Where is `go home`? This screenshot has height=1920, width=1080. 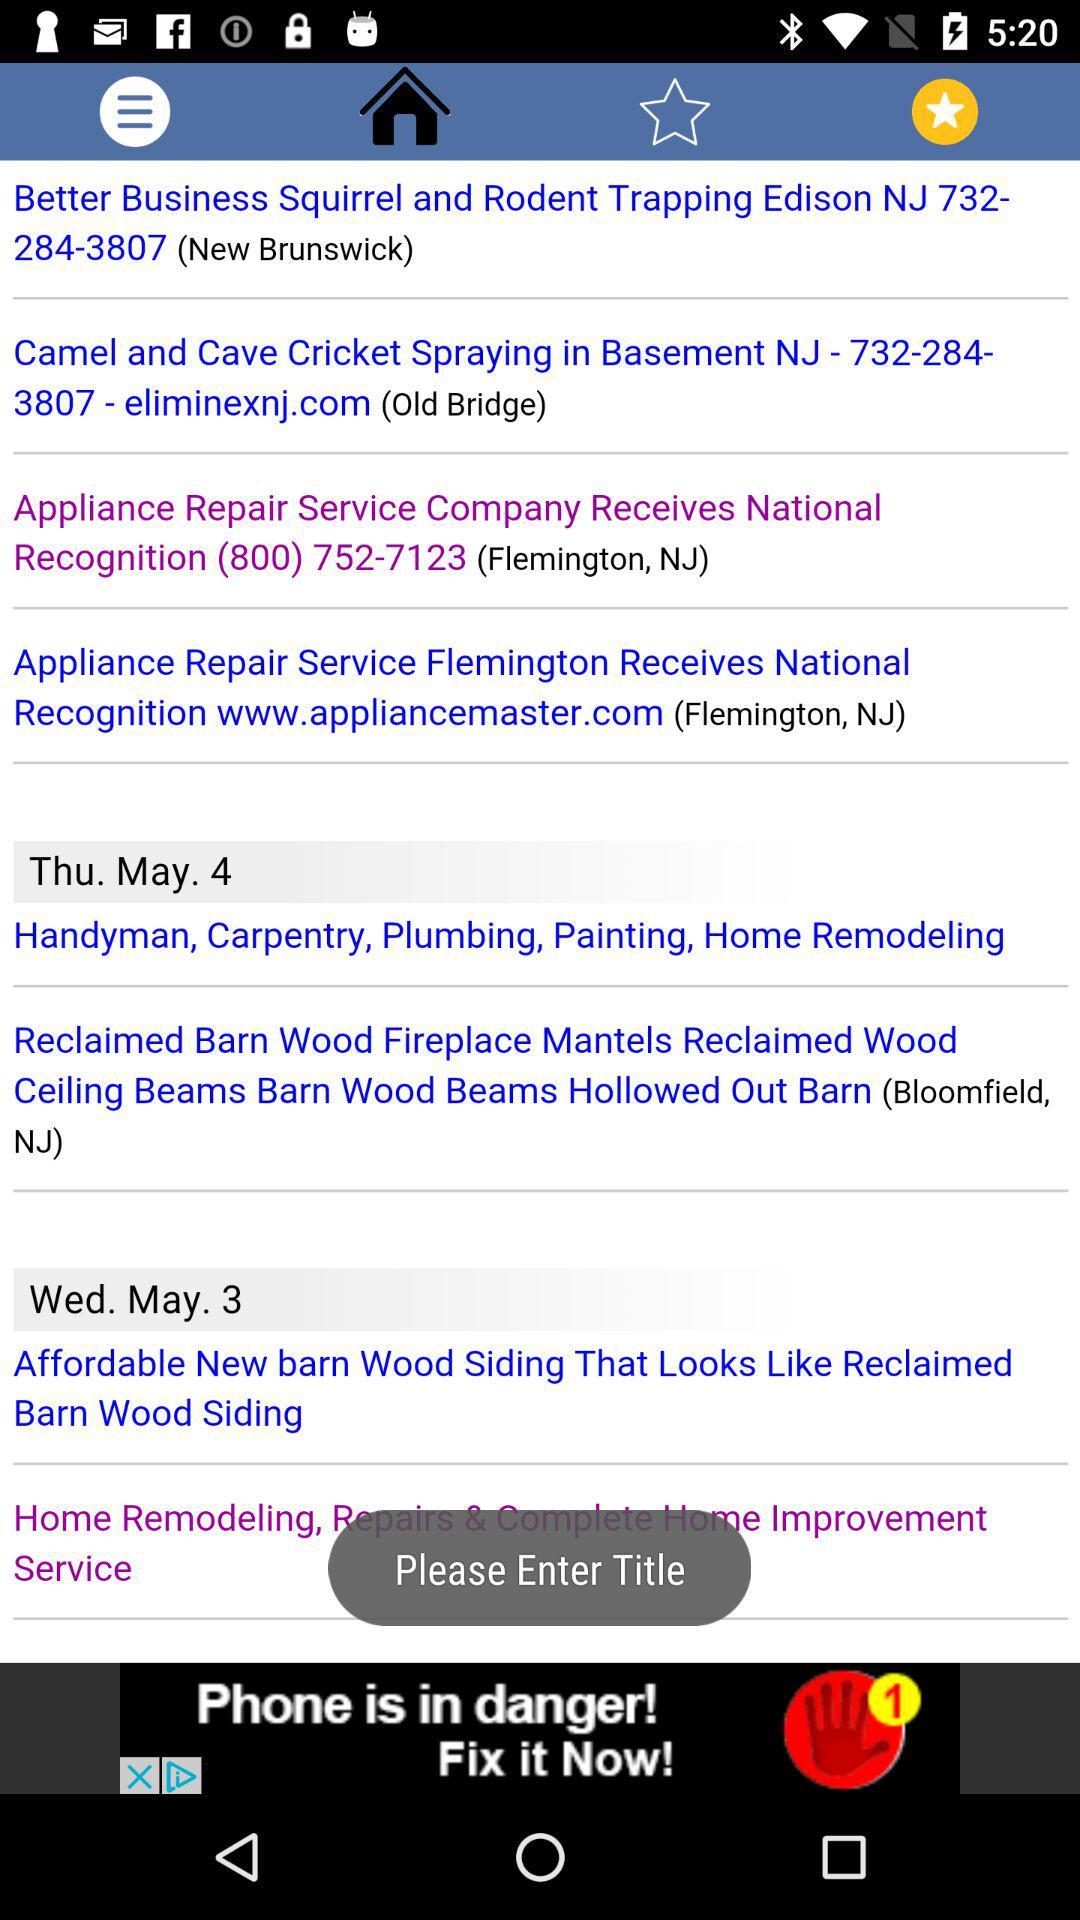 go home is located at coordinates (405, 110).